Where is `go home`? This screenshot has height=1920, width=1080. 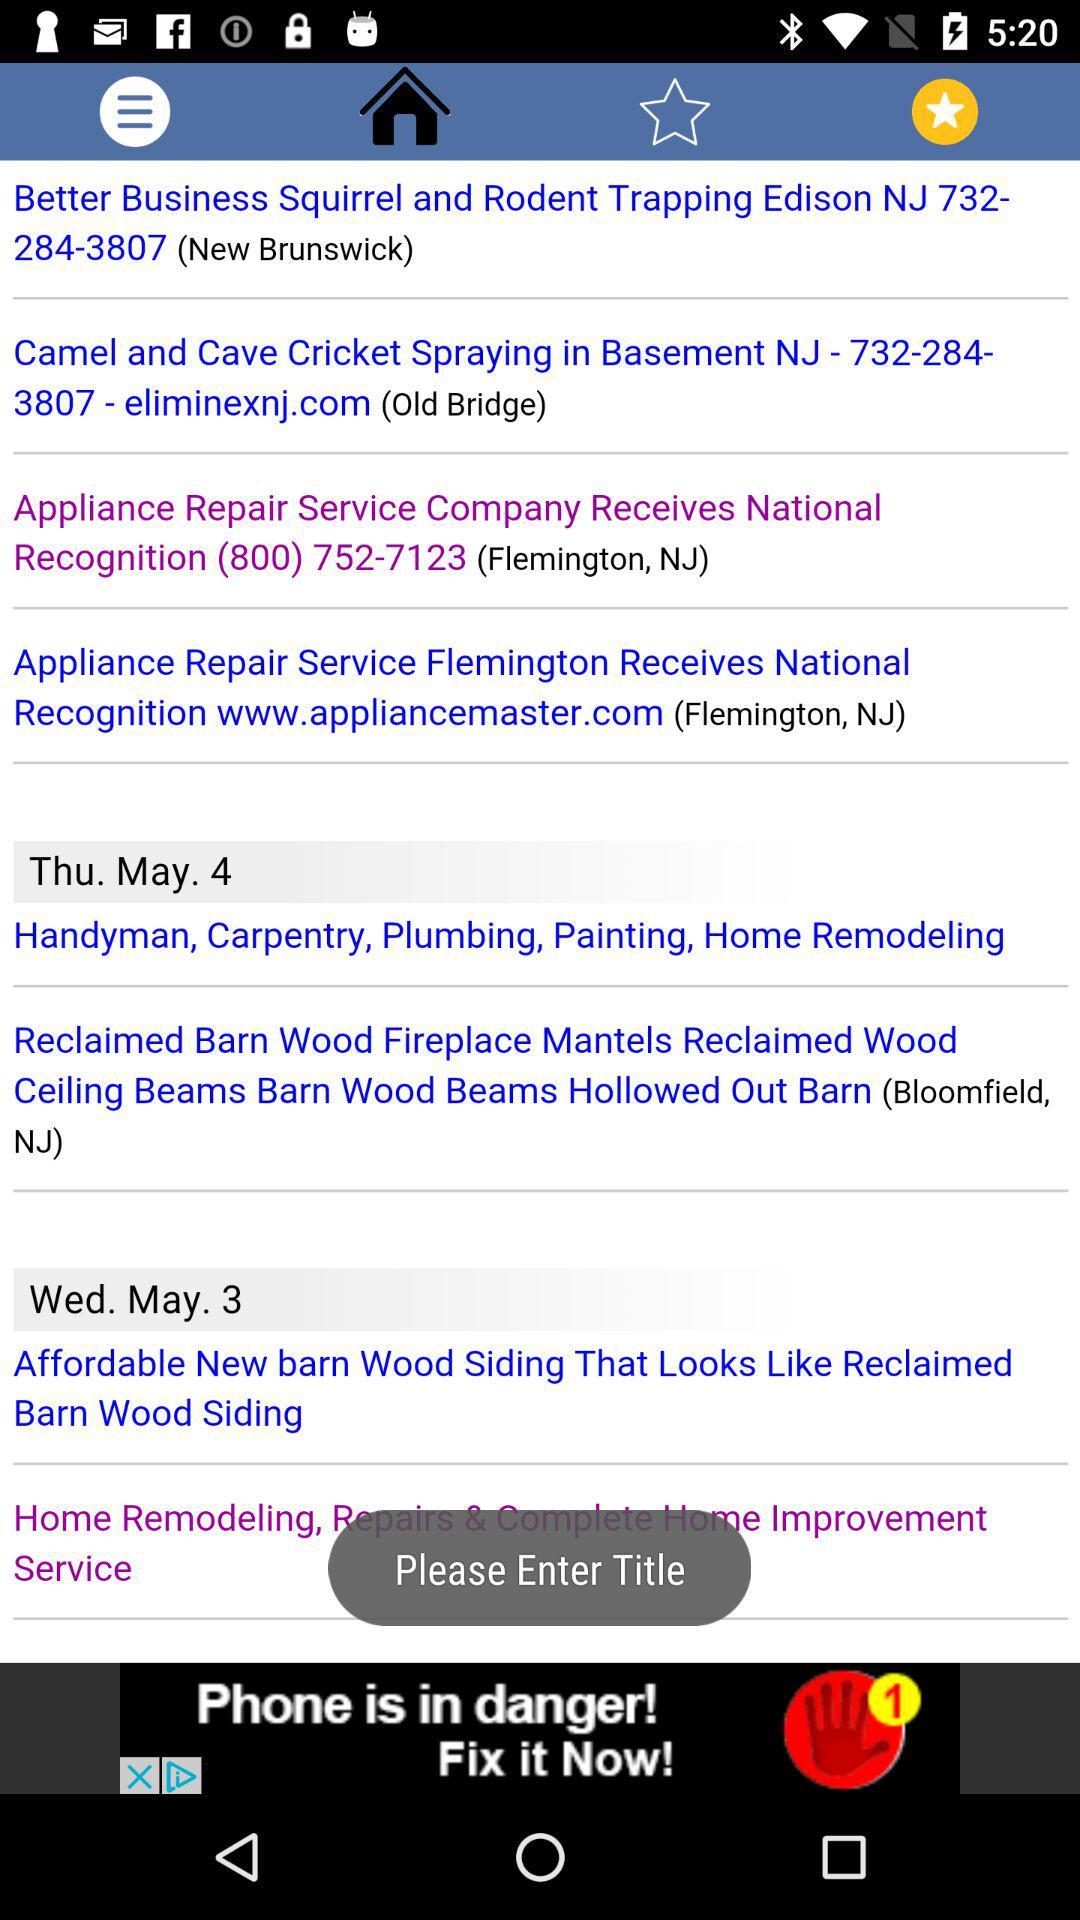 go home is located at coordinates (405, 110).